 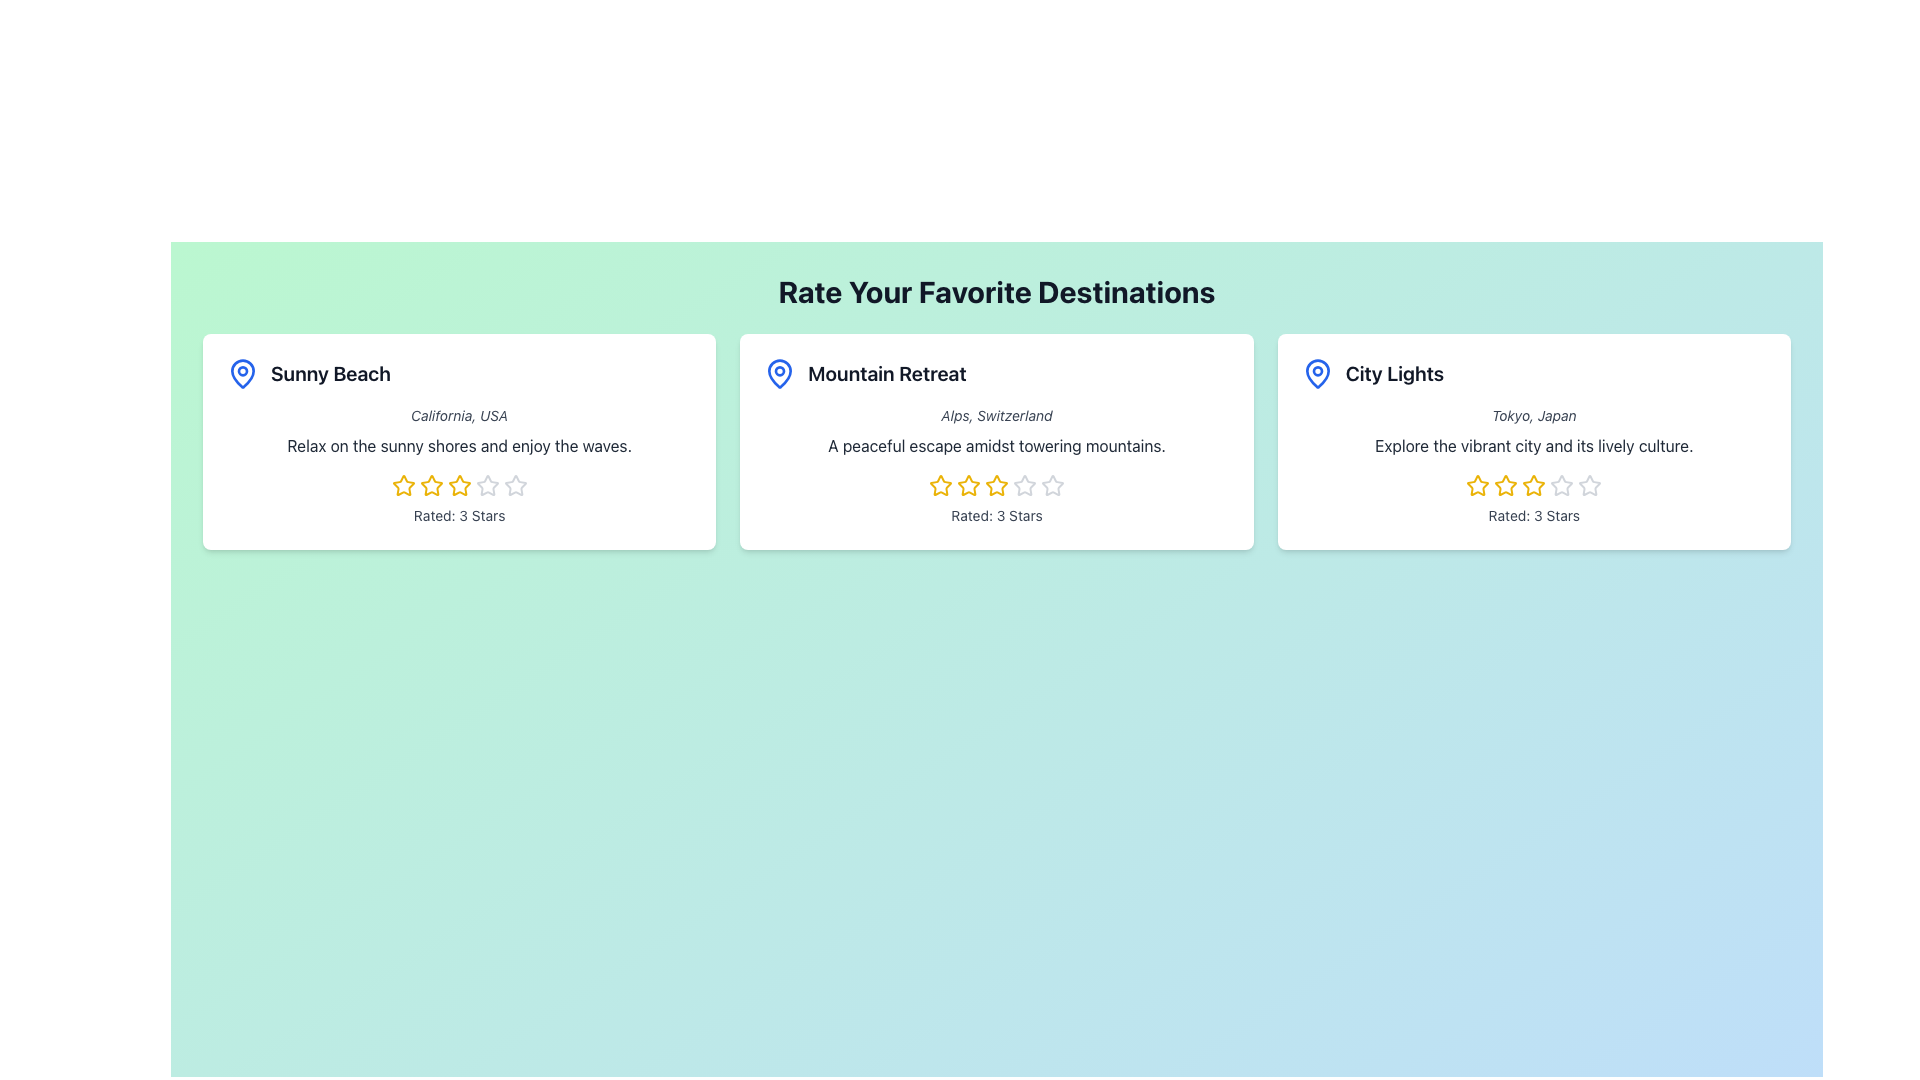 I want to click on the Text Display that describes the 'Sunny Beach' destination, located below 'California, USA' and above the rating stars, so click(x=458, y=445).